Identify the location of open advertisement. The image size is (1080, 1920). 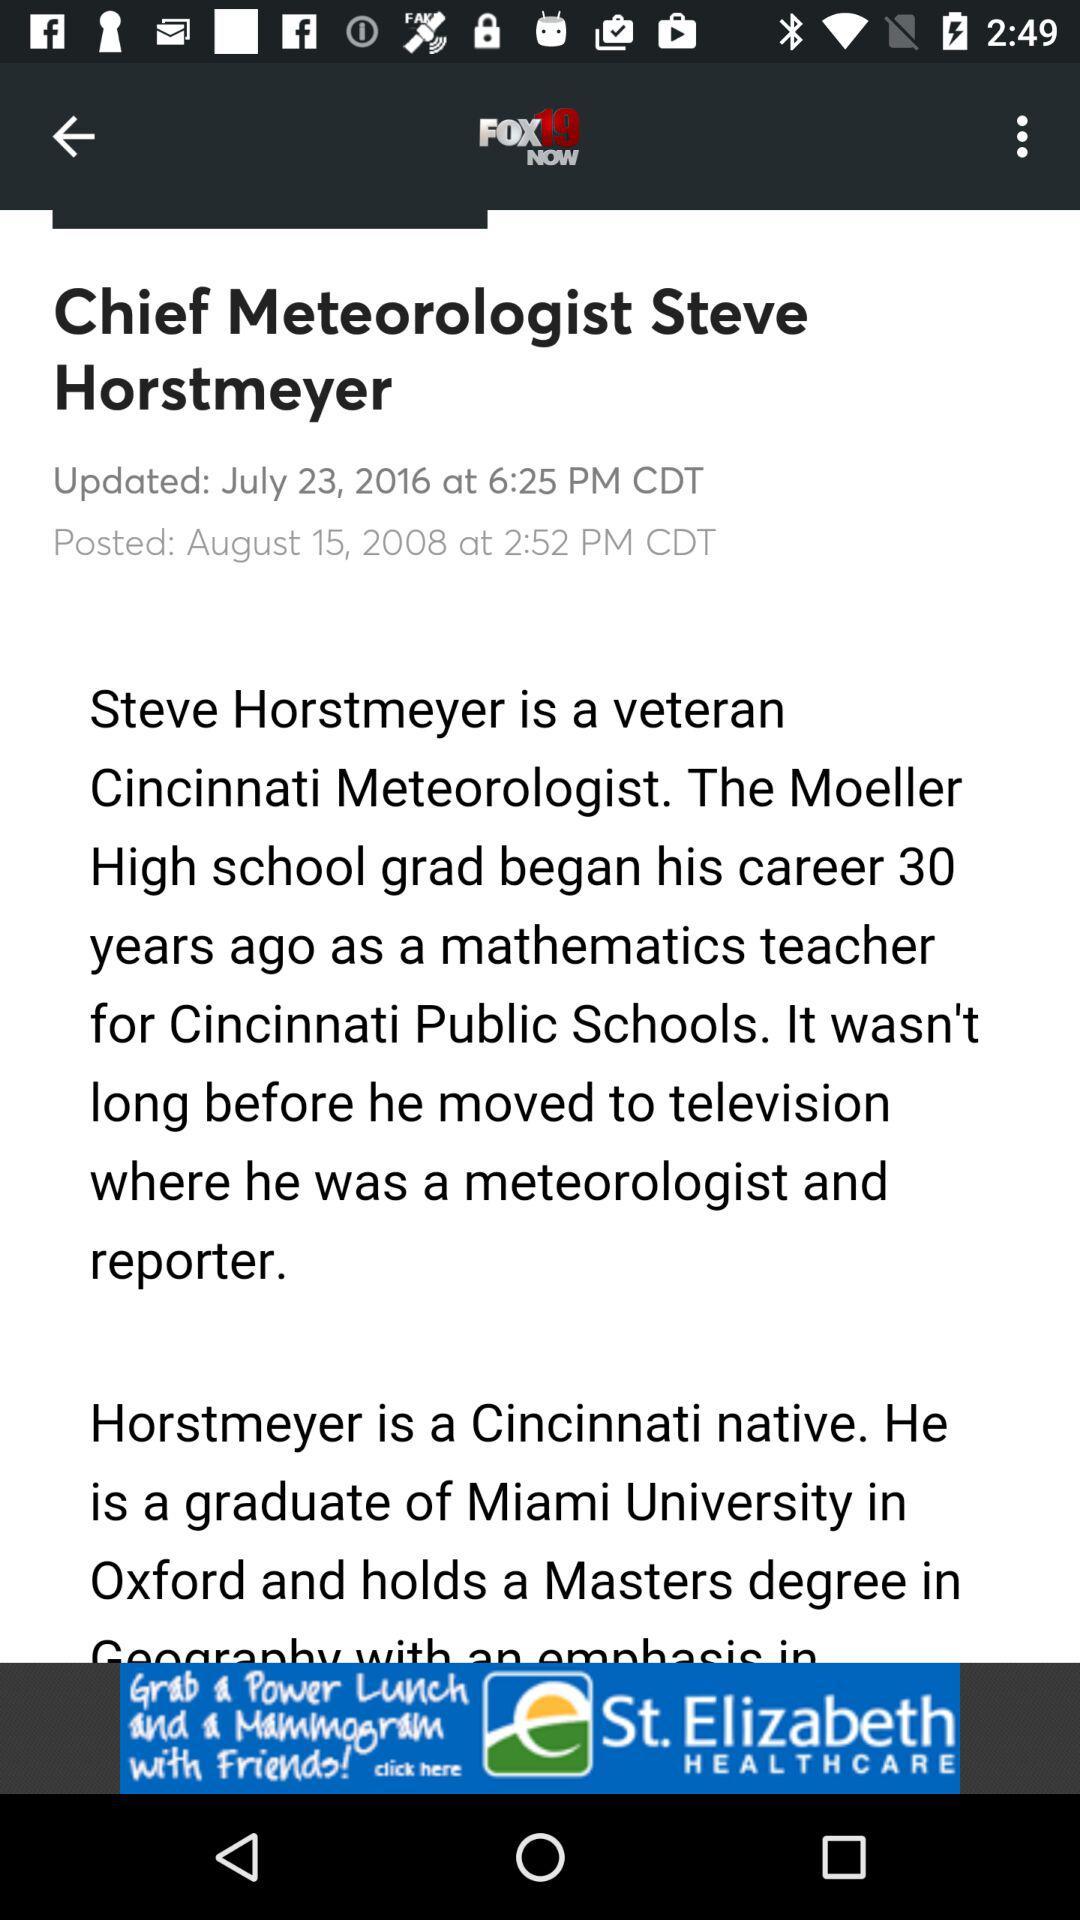
(540, 1727).